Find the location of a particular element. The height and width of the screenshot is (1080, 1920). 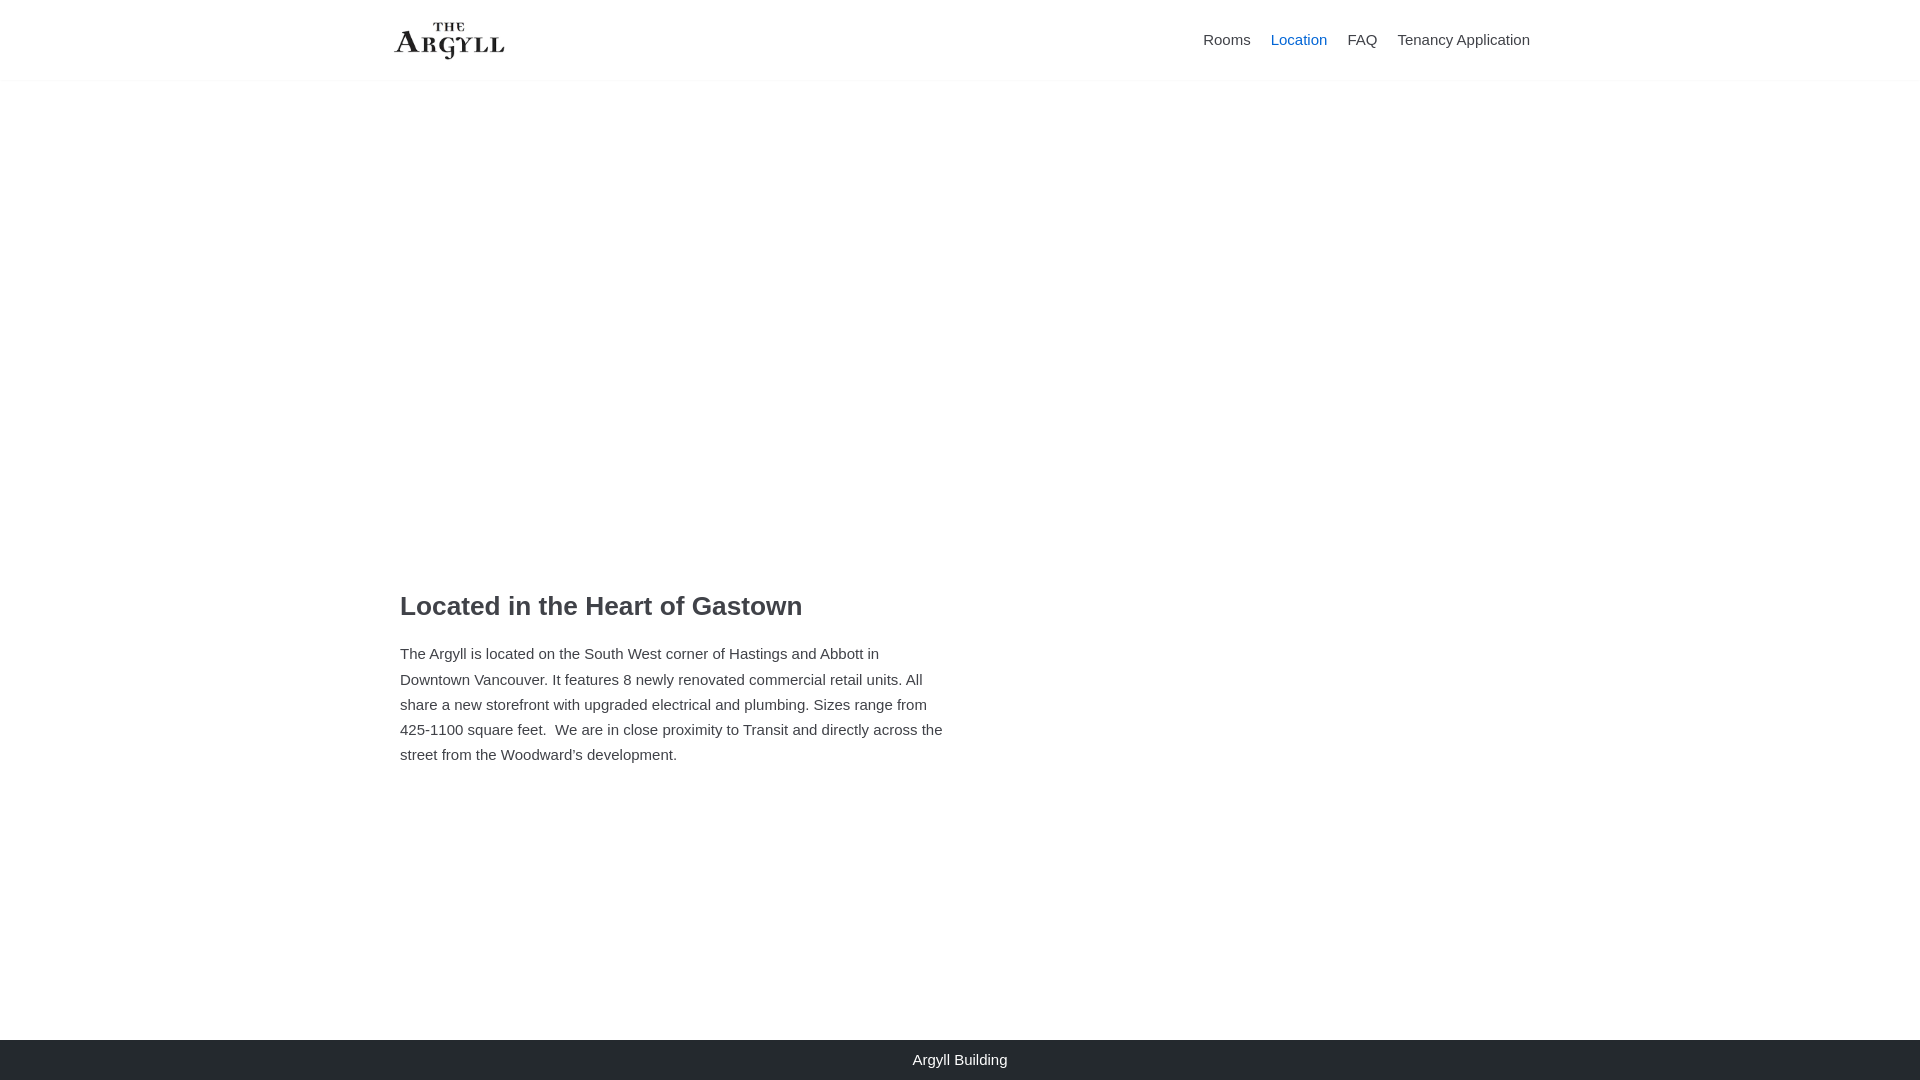

'Tenancy Application' is located at coordinates (1463, 40).